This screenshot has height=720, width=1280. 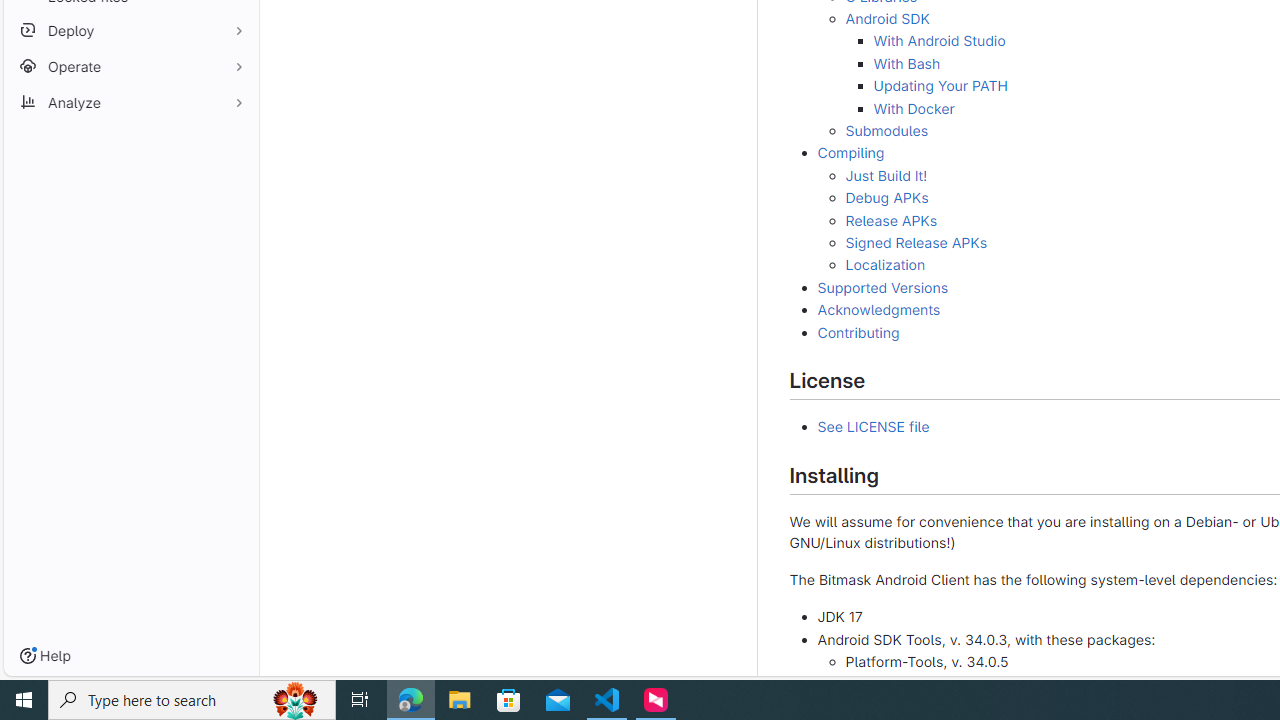 I want to click on 'Signed Release APKs', so click(x=915, y=241).